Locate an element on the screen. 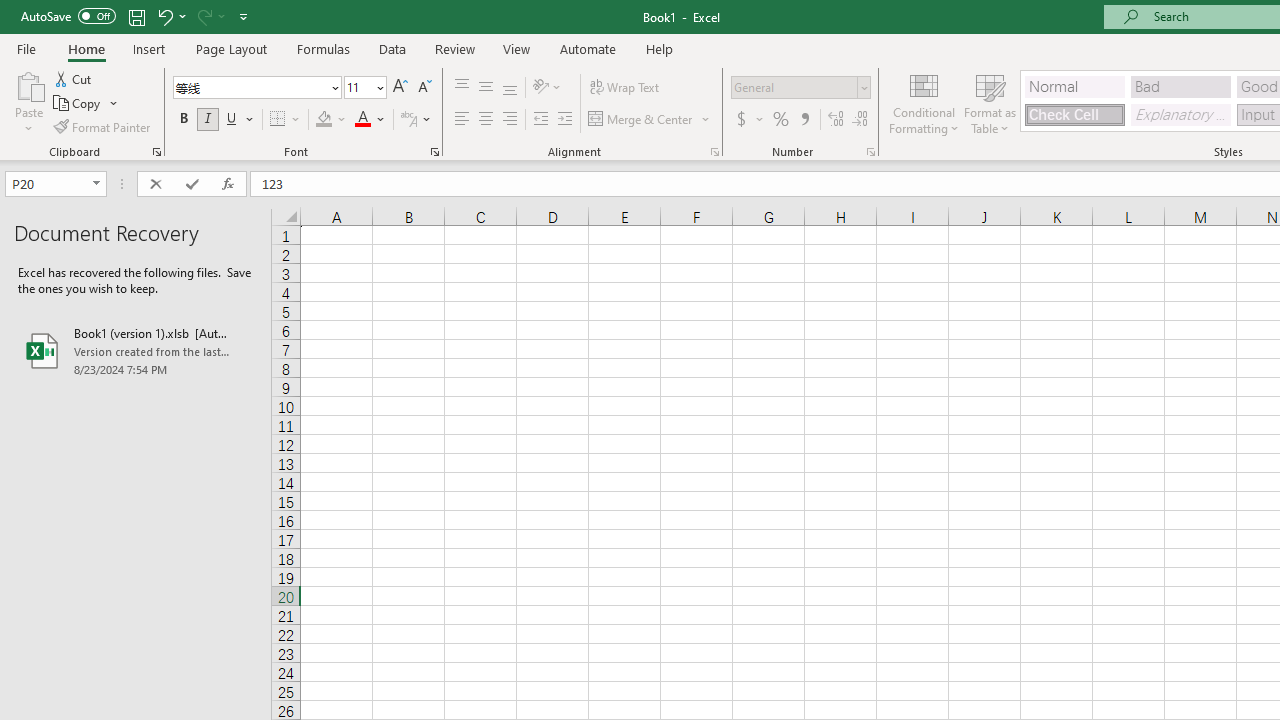  'Format as Table' is located at coordinates (990, 103).